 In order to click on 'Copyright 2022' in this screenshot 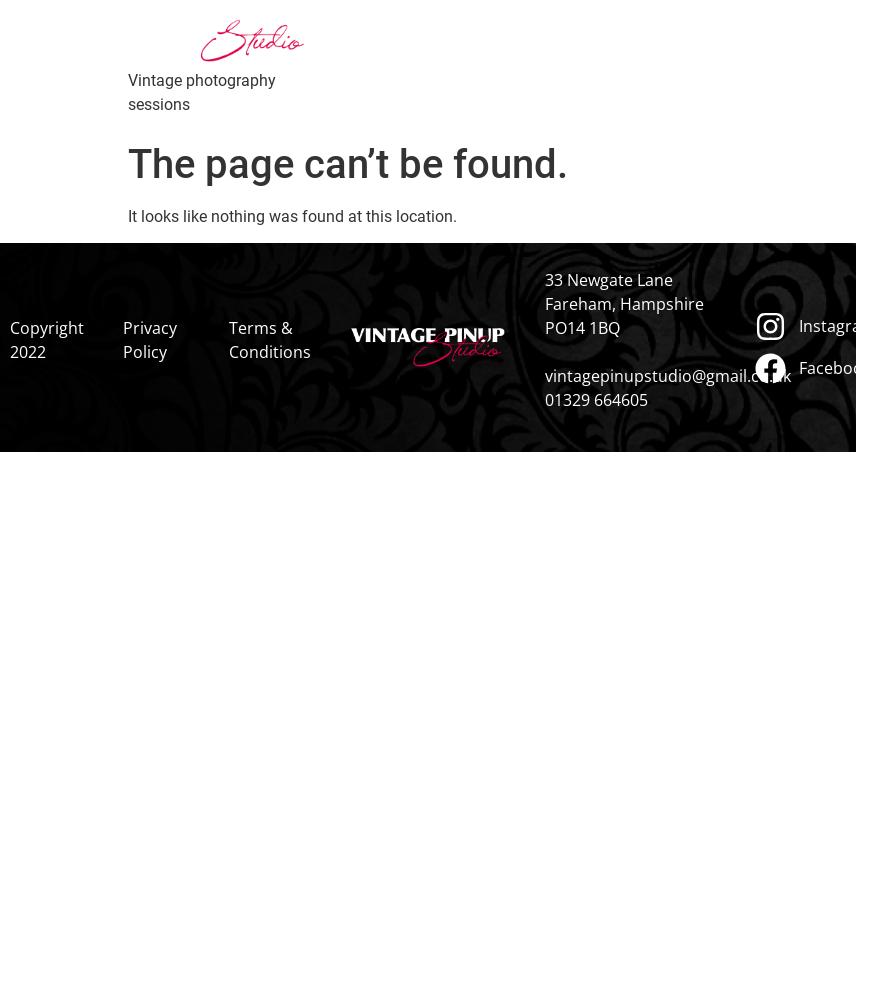, I will do `click(8, 339)`.